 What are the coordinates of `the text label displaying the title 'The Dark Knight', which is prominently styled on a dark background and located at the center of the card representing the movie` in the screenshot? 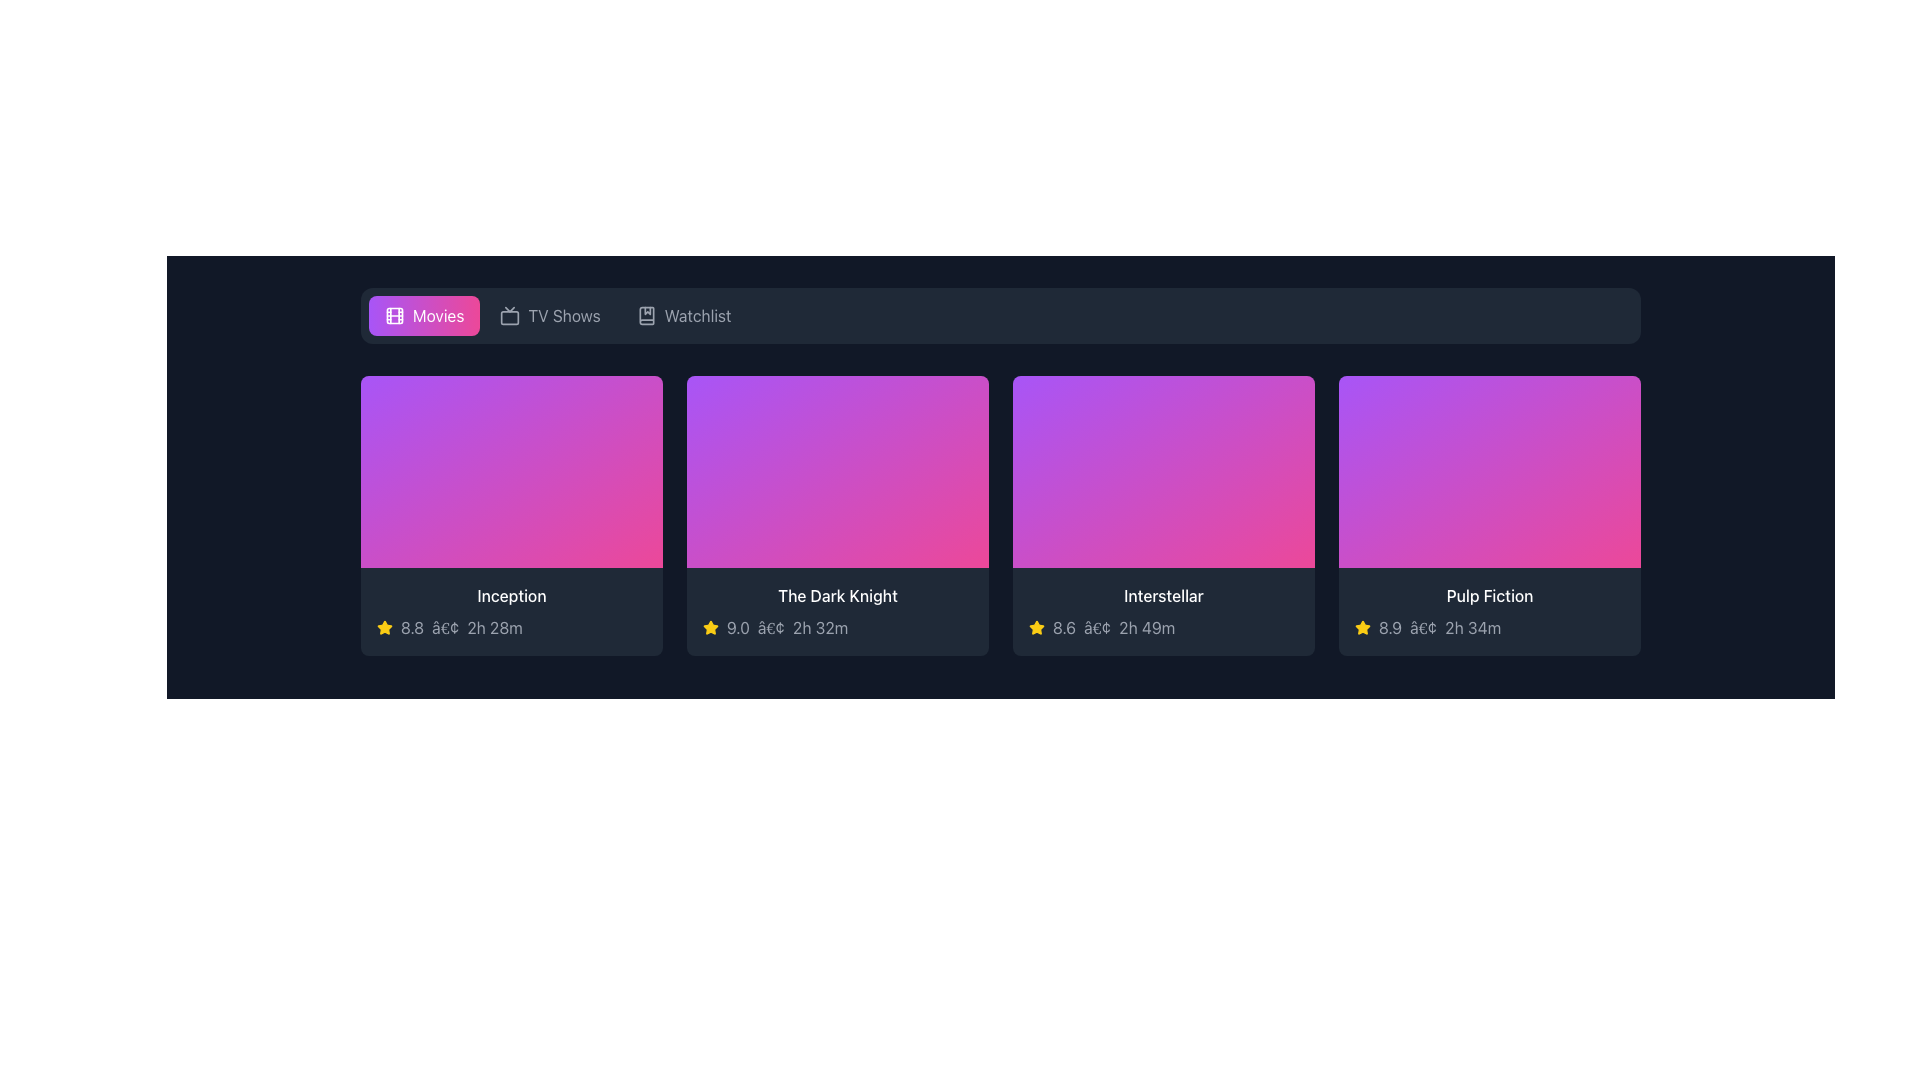 It's located at (838, 595).